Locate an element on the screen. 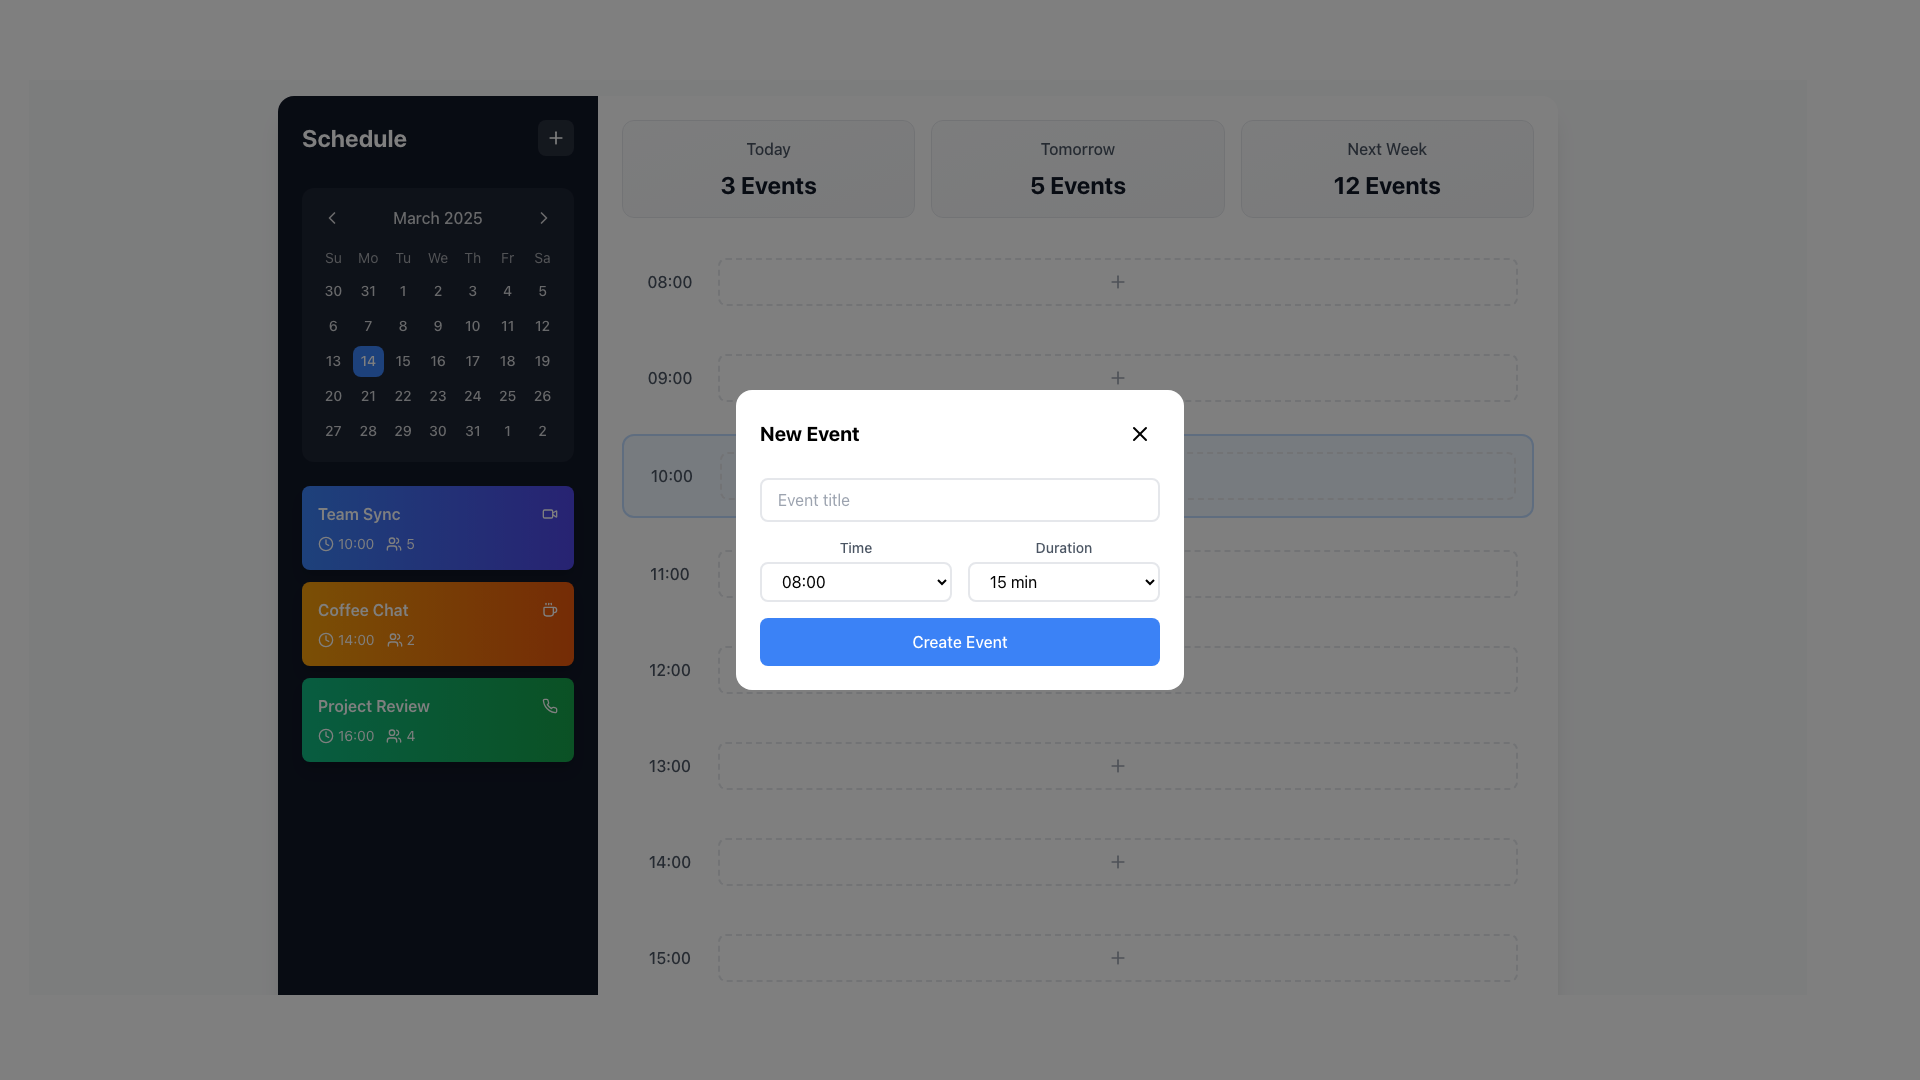 The height and width of the screenshot is (1080, 1920). the day button representing the 22nd day in the calendar layout located in the fourth row and third column is located at coordinates (402, 396).